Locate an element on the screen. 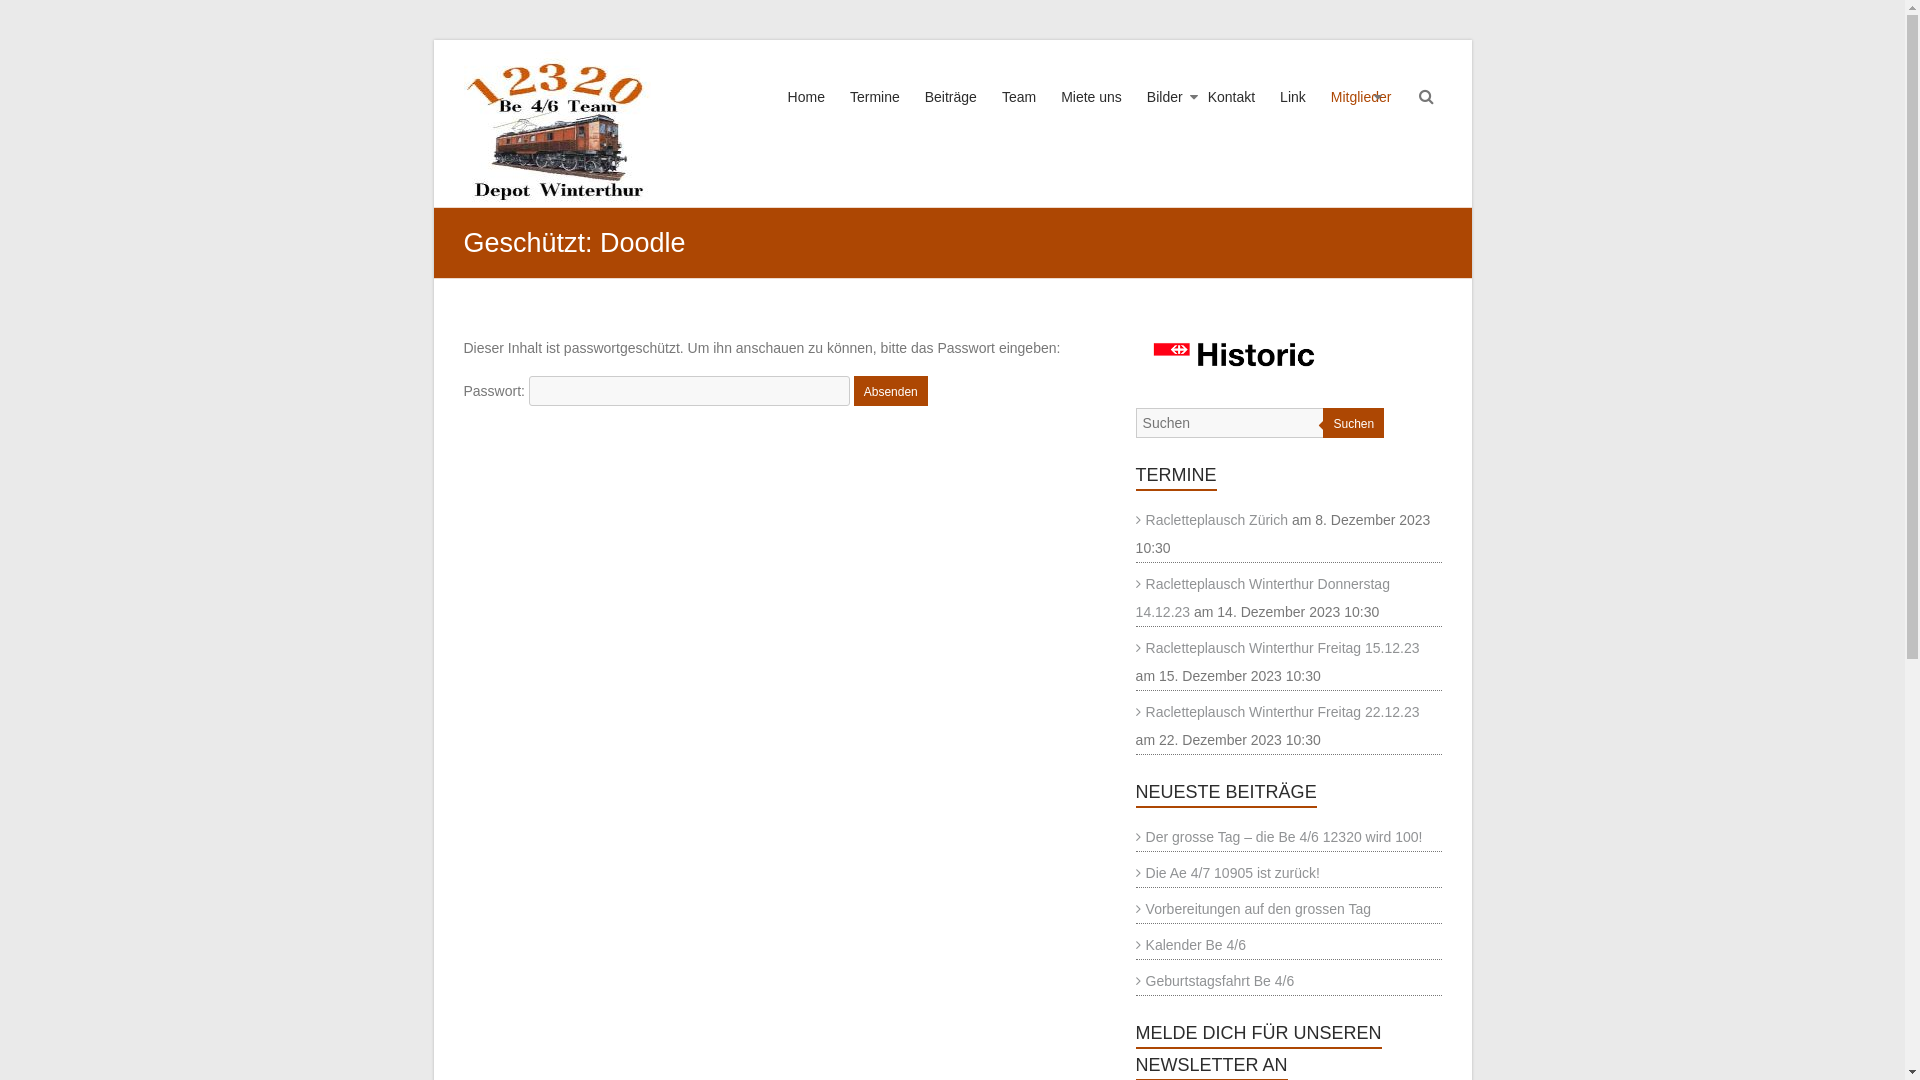 The width and height of the screenshot is (1920, 1080). 'Geburtstagsfahrt Be 4/6' is located at coordinates (1214, 979).